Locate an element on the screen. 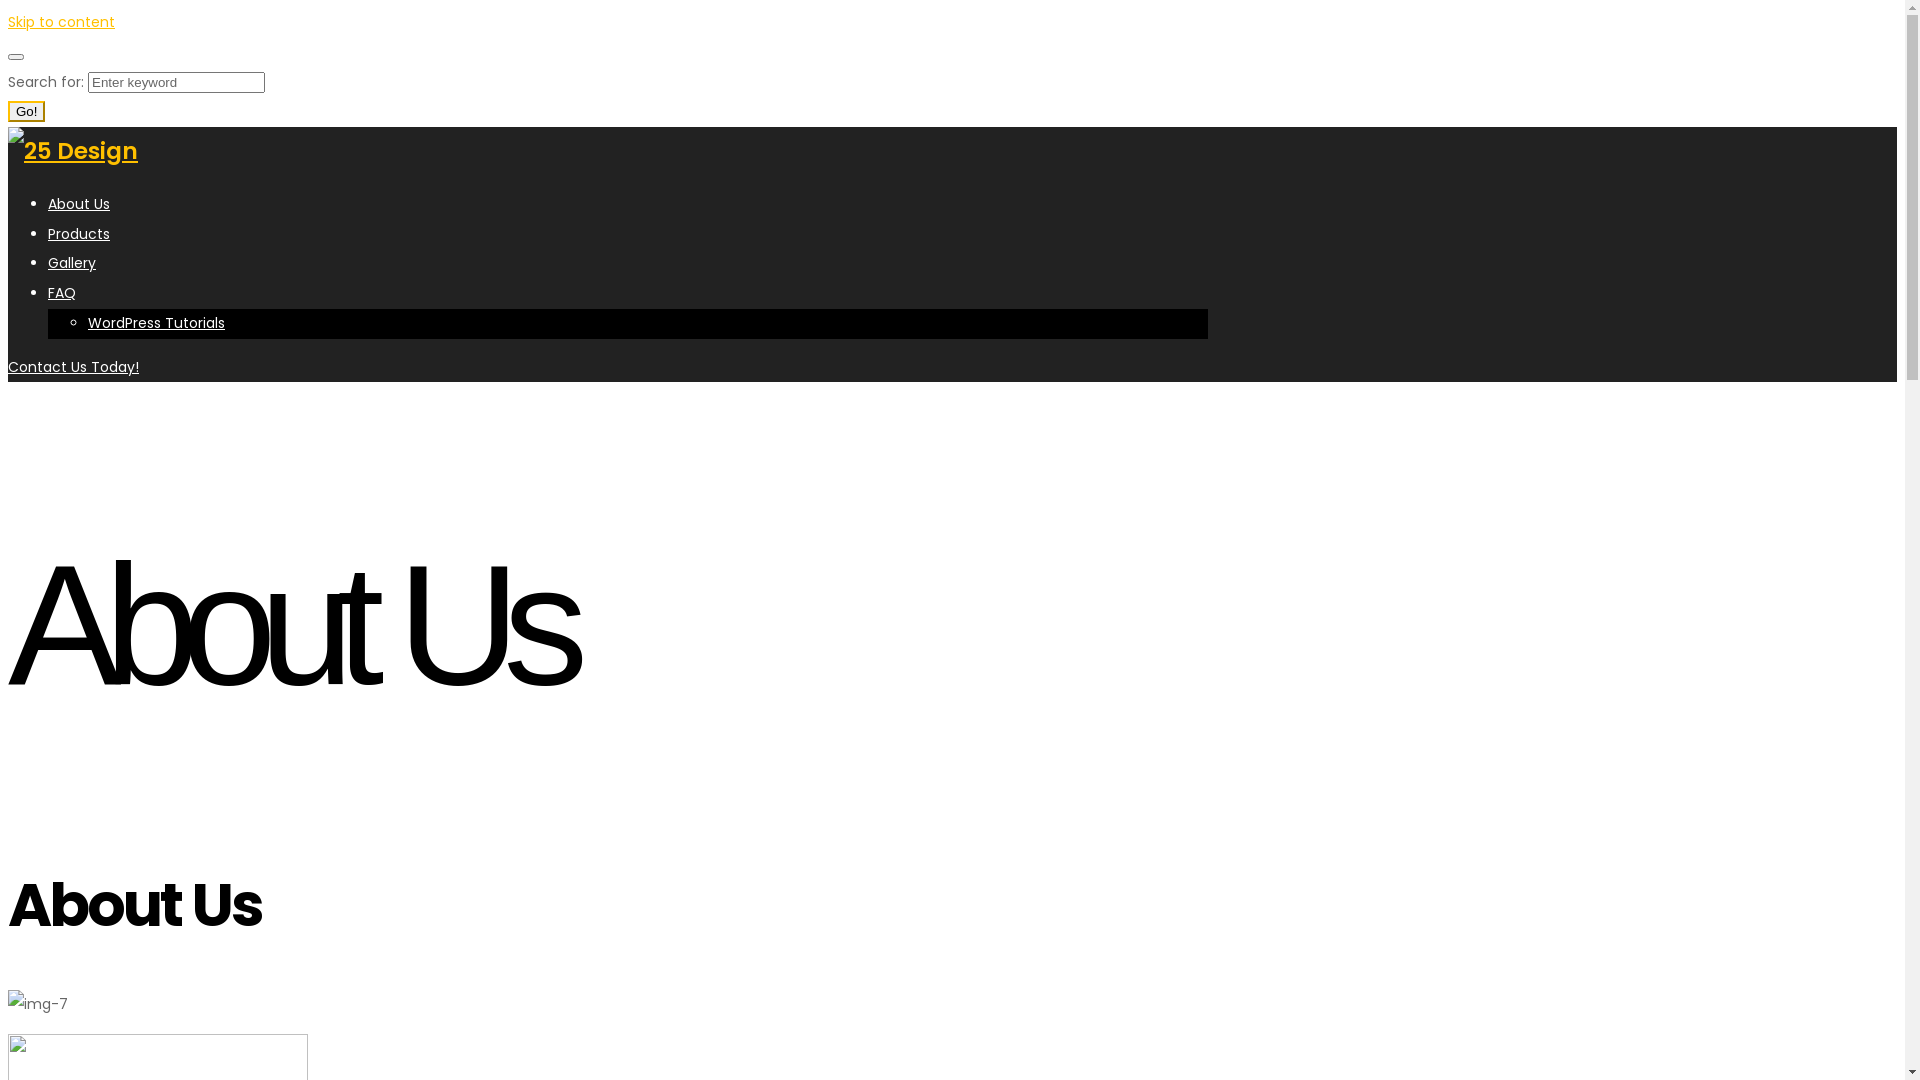  'Search for:' is located at coordinates (176, 81).